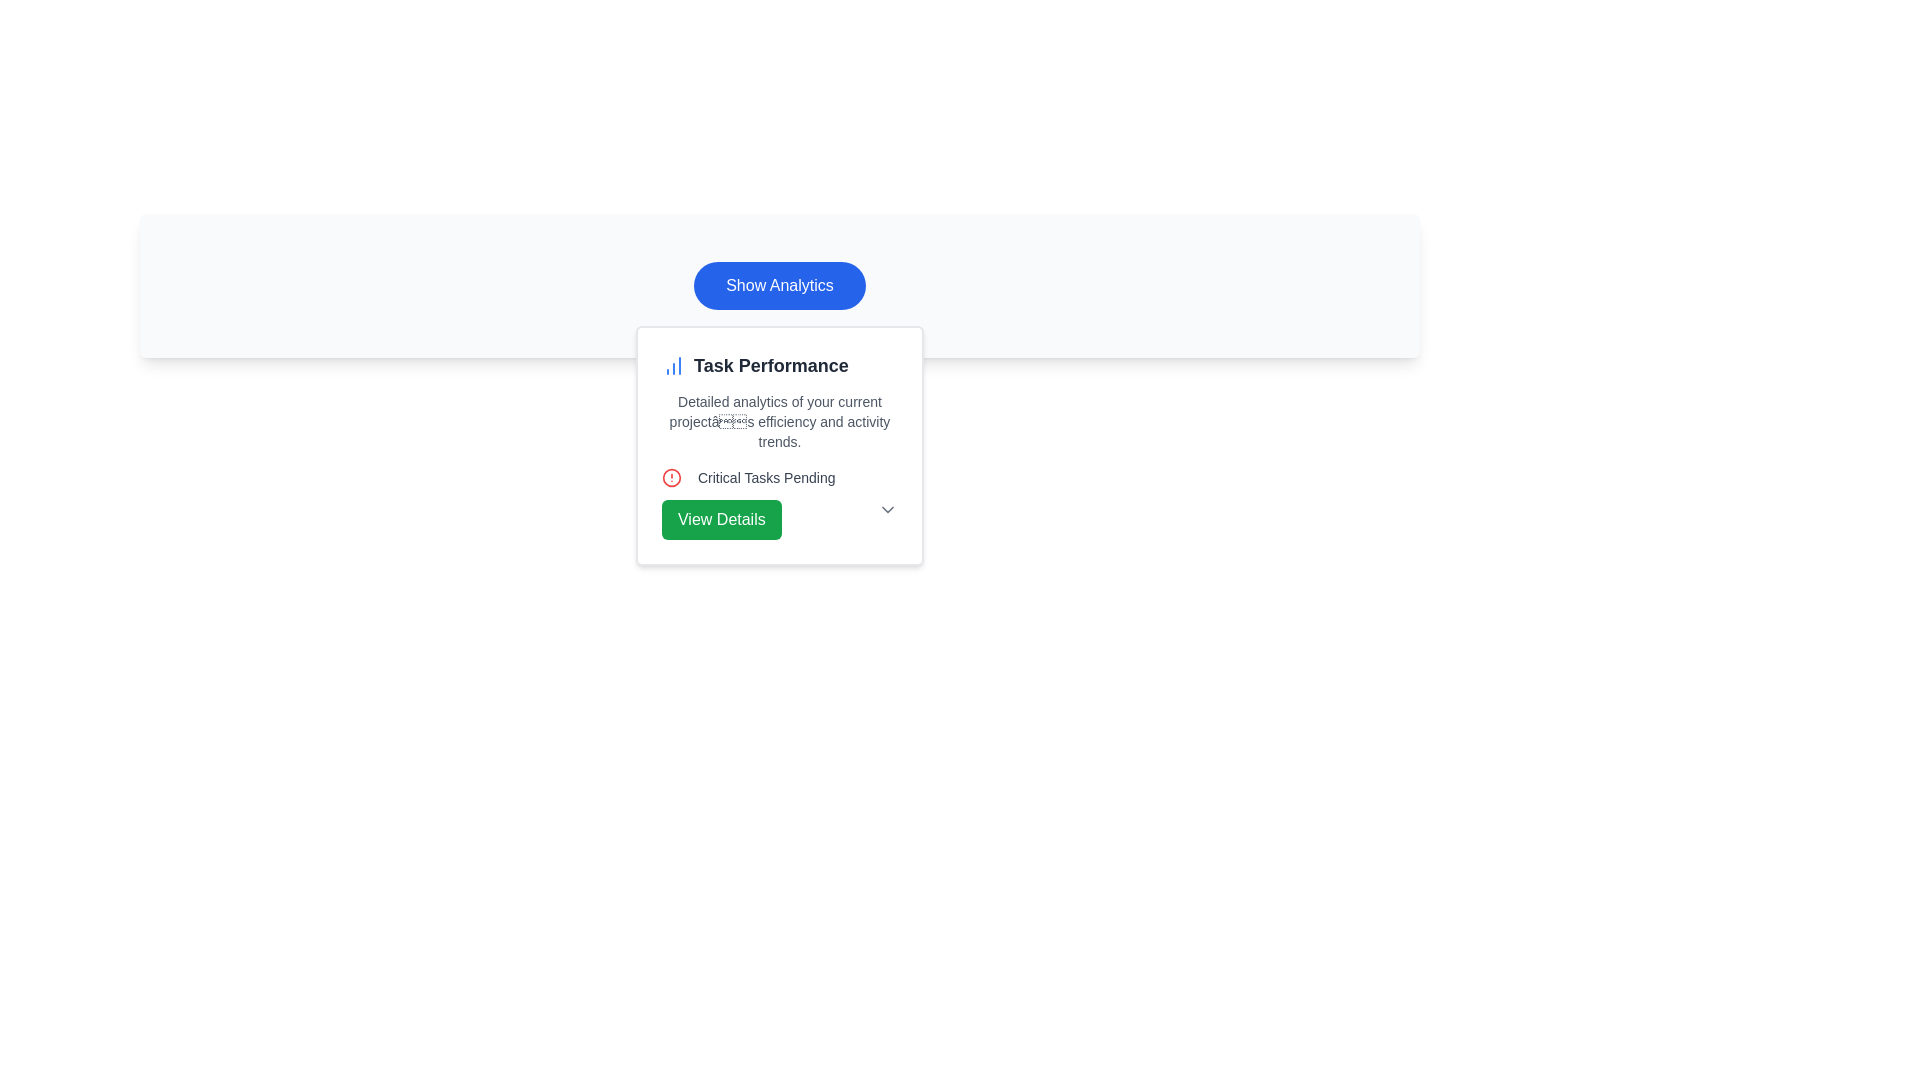 The width and height of the screenshot is (1920, 1080). I want to click on text content of the Text Display that shows 'Detailed analytics of your current project’s efficiency and activity trends.' located under the heading 'Task Performance.', so click(778, 420).